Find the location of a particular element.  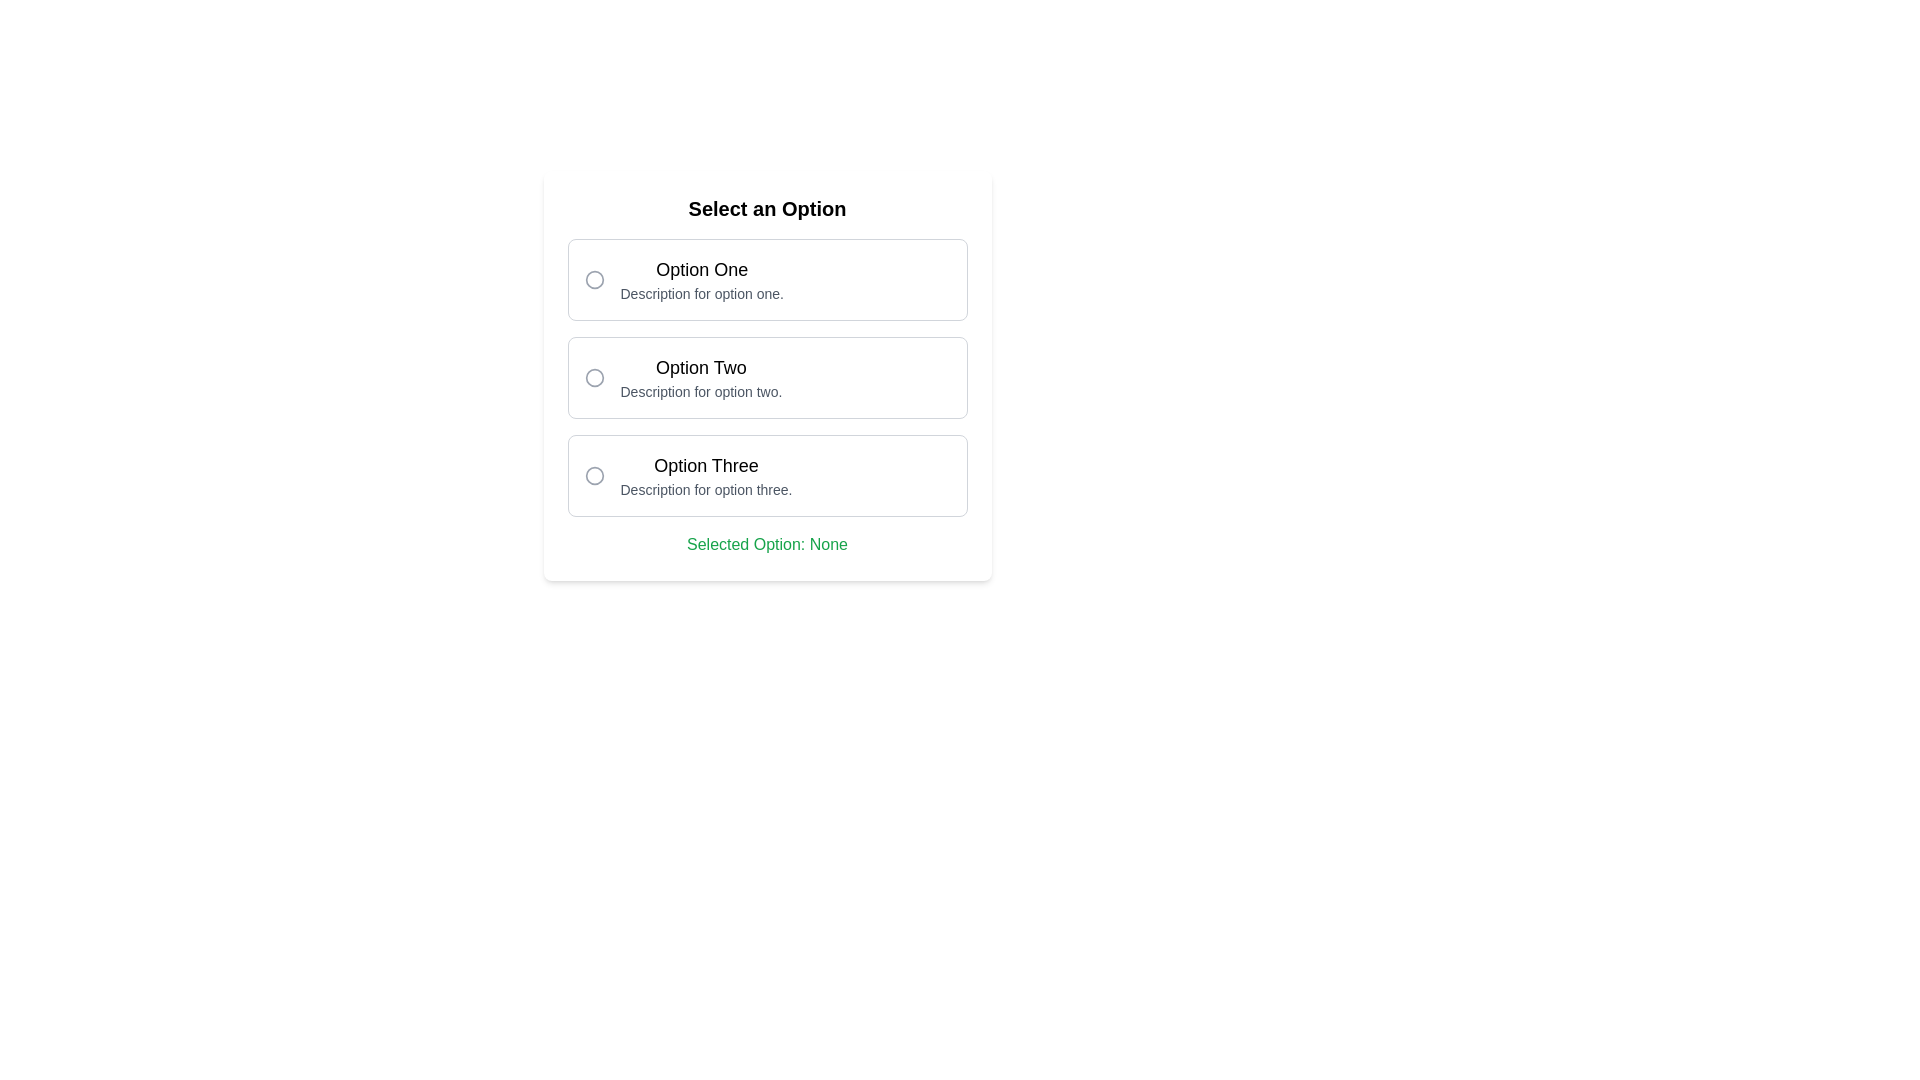

the Text Label that identifies the first selectable option block, located above the description text 'Description for option one.' and to the right of the circular radio button is located at coordinates (702, 270).